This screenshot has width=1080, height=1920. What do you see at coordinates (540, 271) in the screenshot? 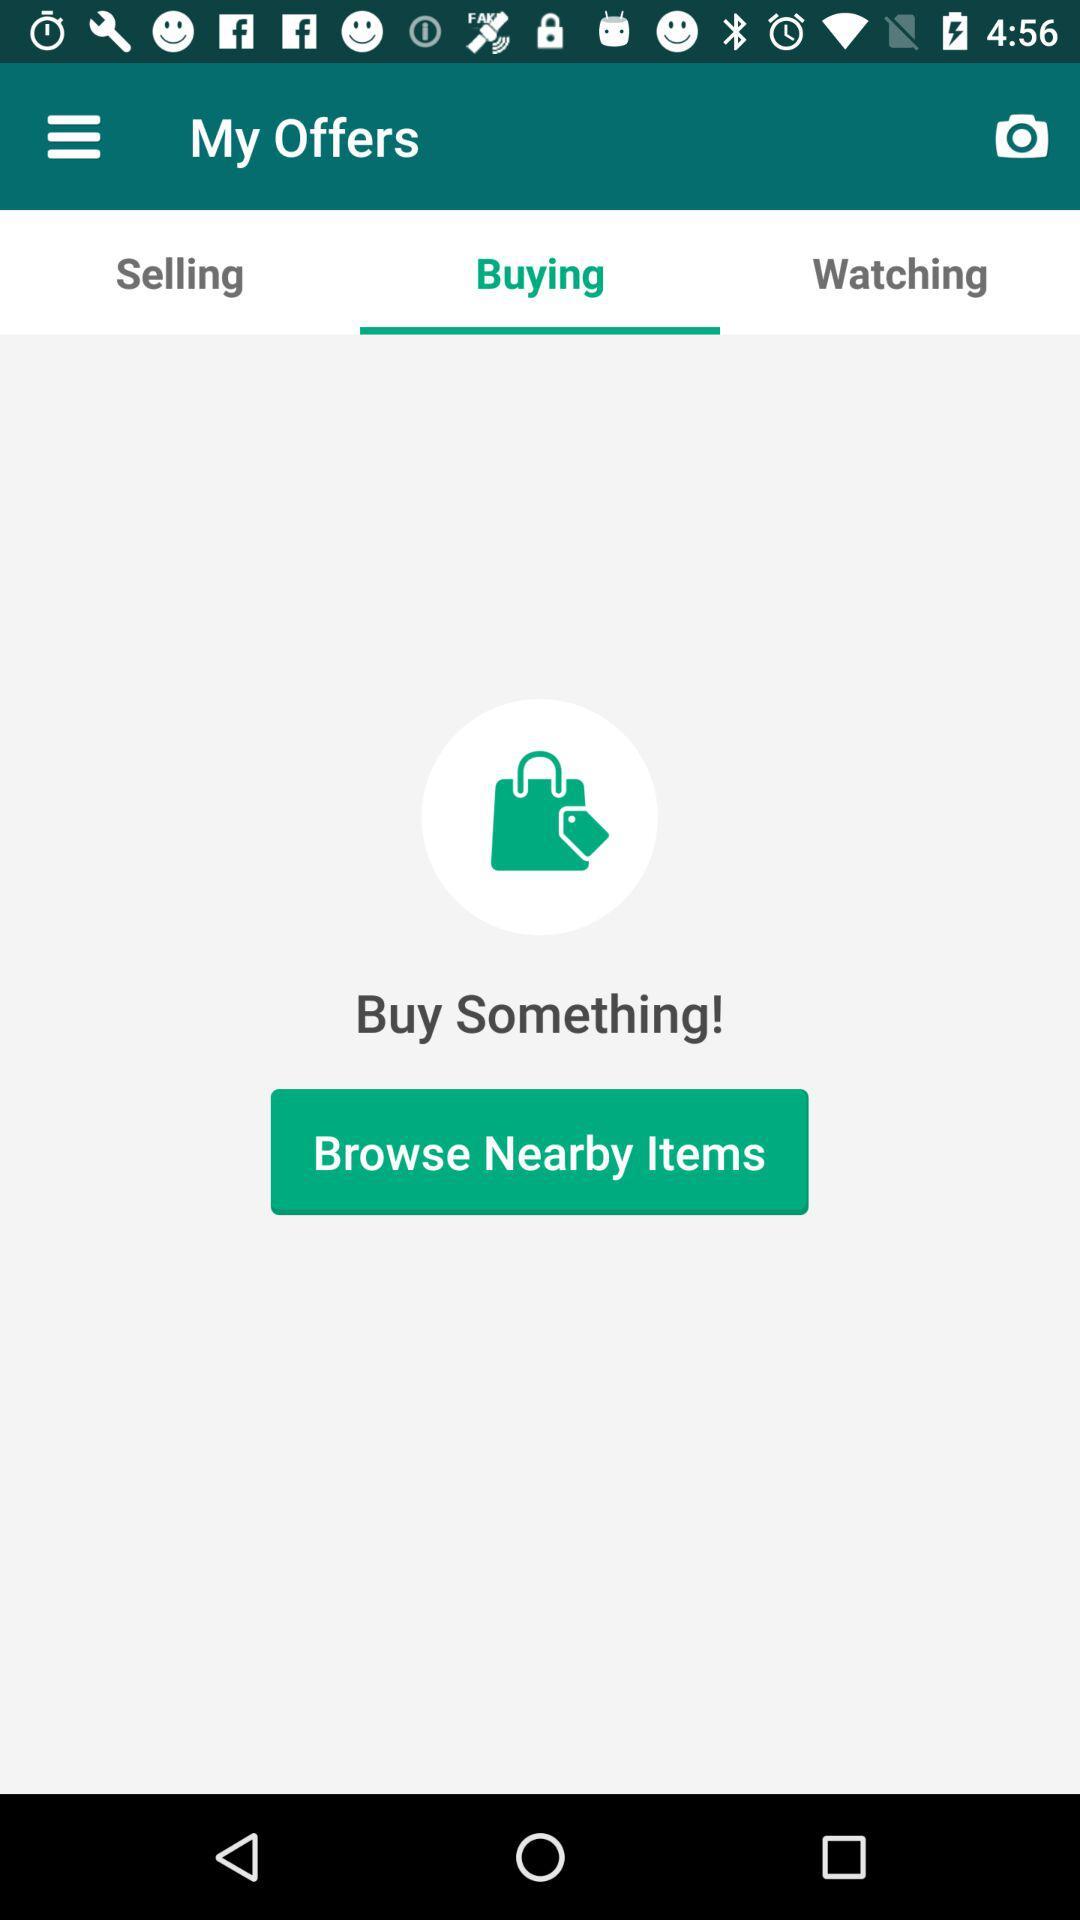
I see `item next to the watching item` at bounding box center [540, 271].